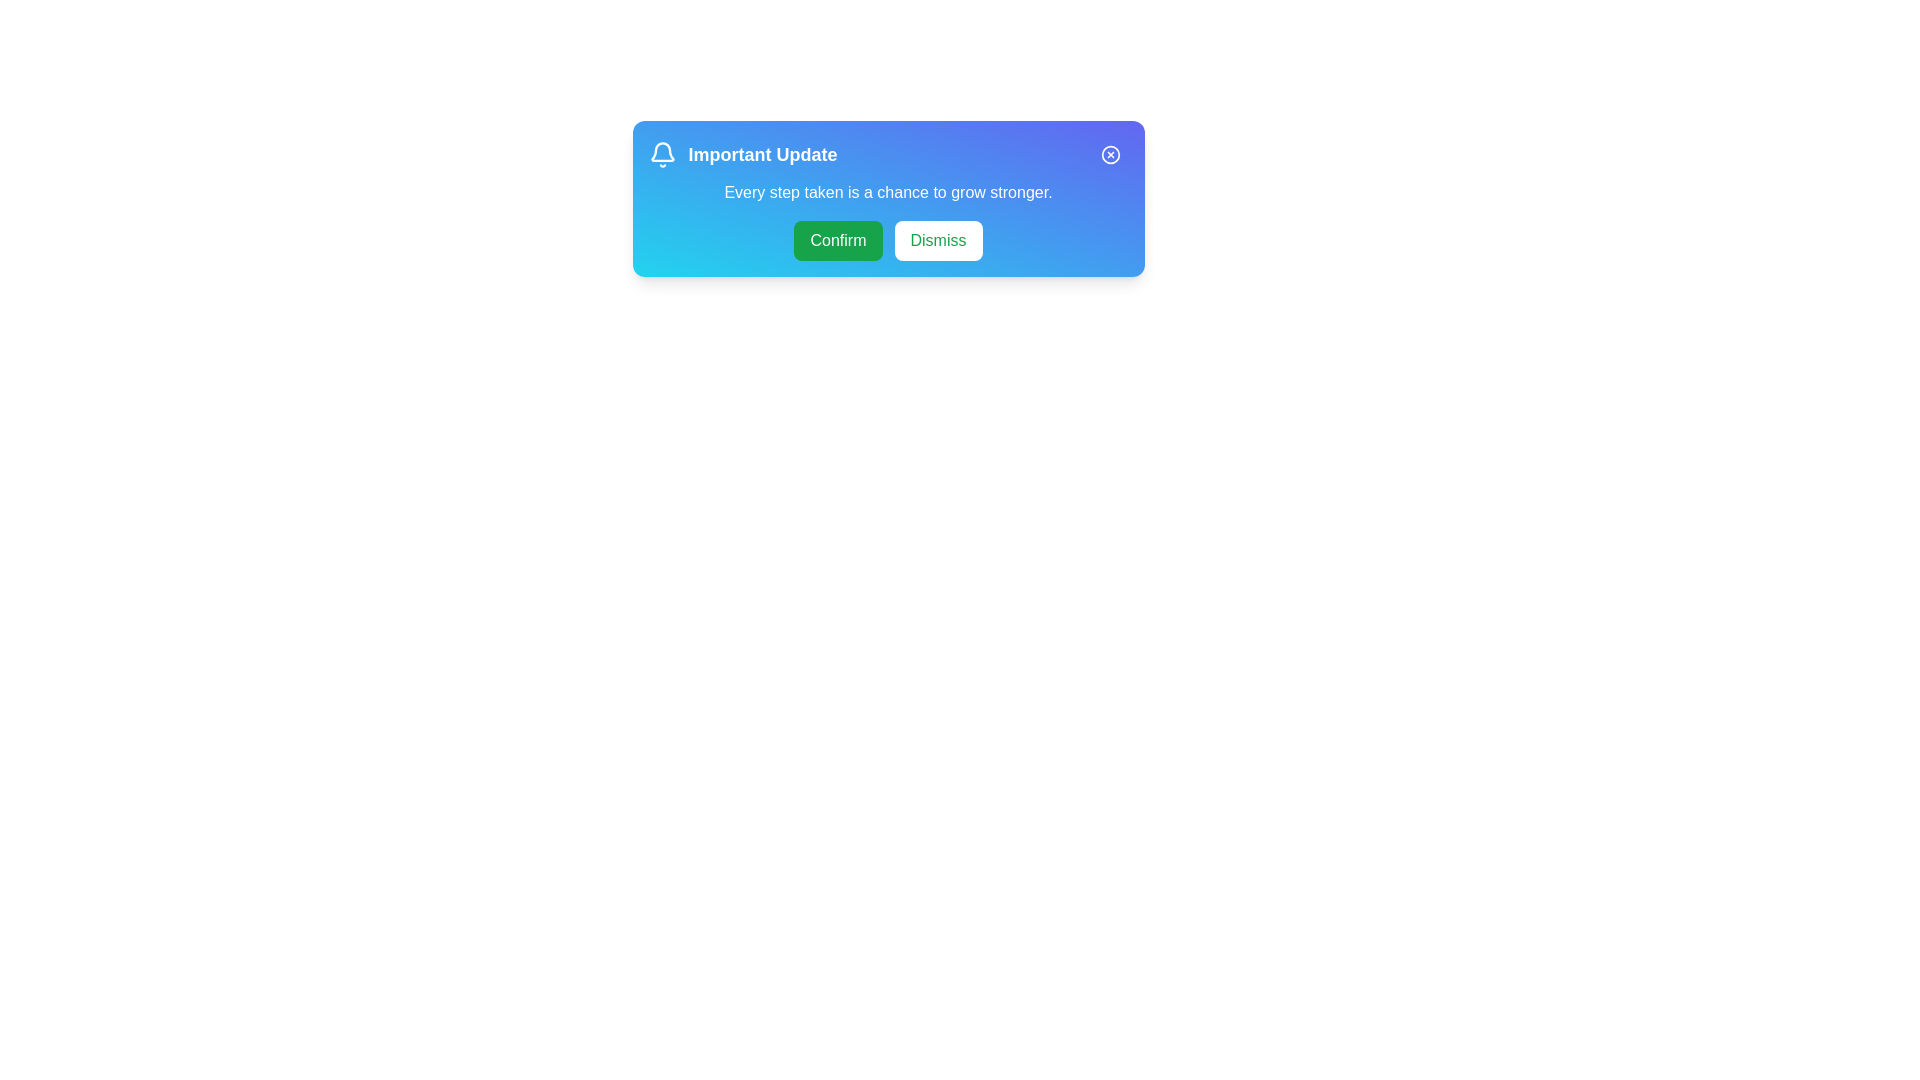  What do you see at coordinates (662, 153) in the screenshot?
I see `the notification bell icon to interact with it` at bounding box center [662, 153].